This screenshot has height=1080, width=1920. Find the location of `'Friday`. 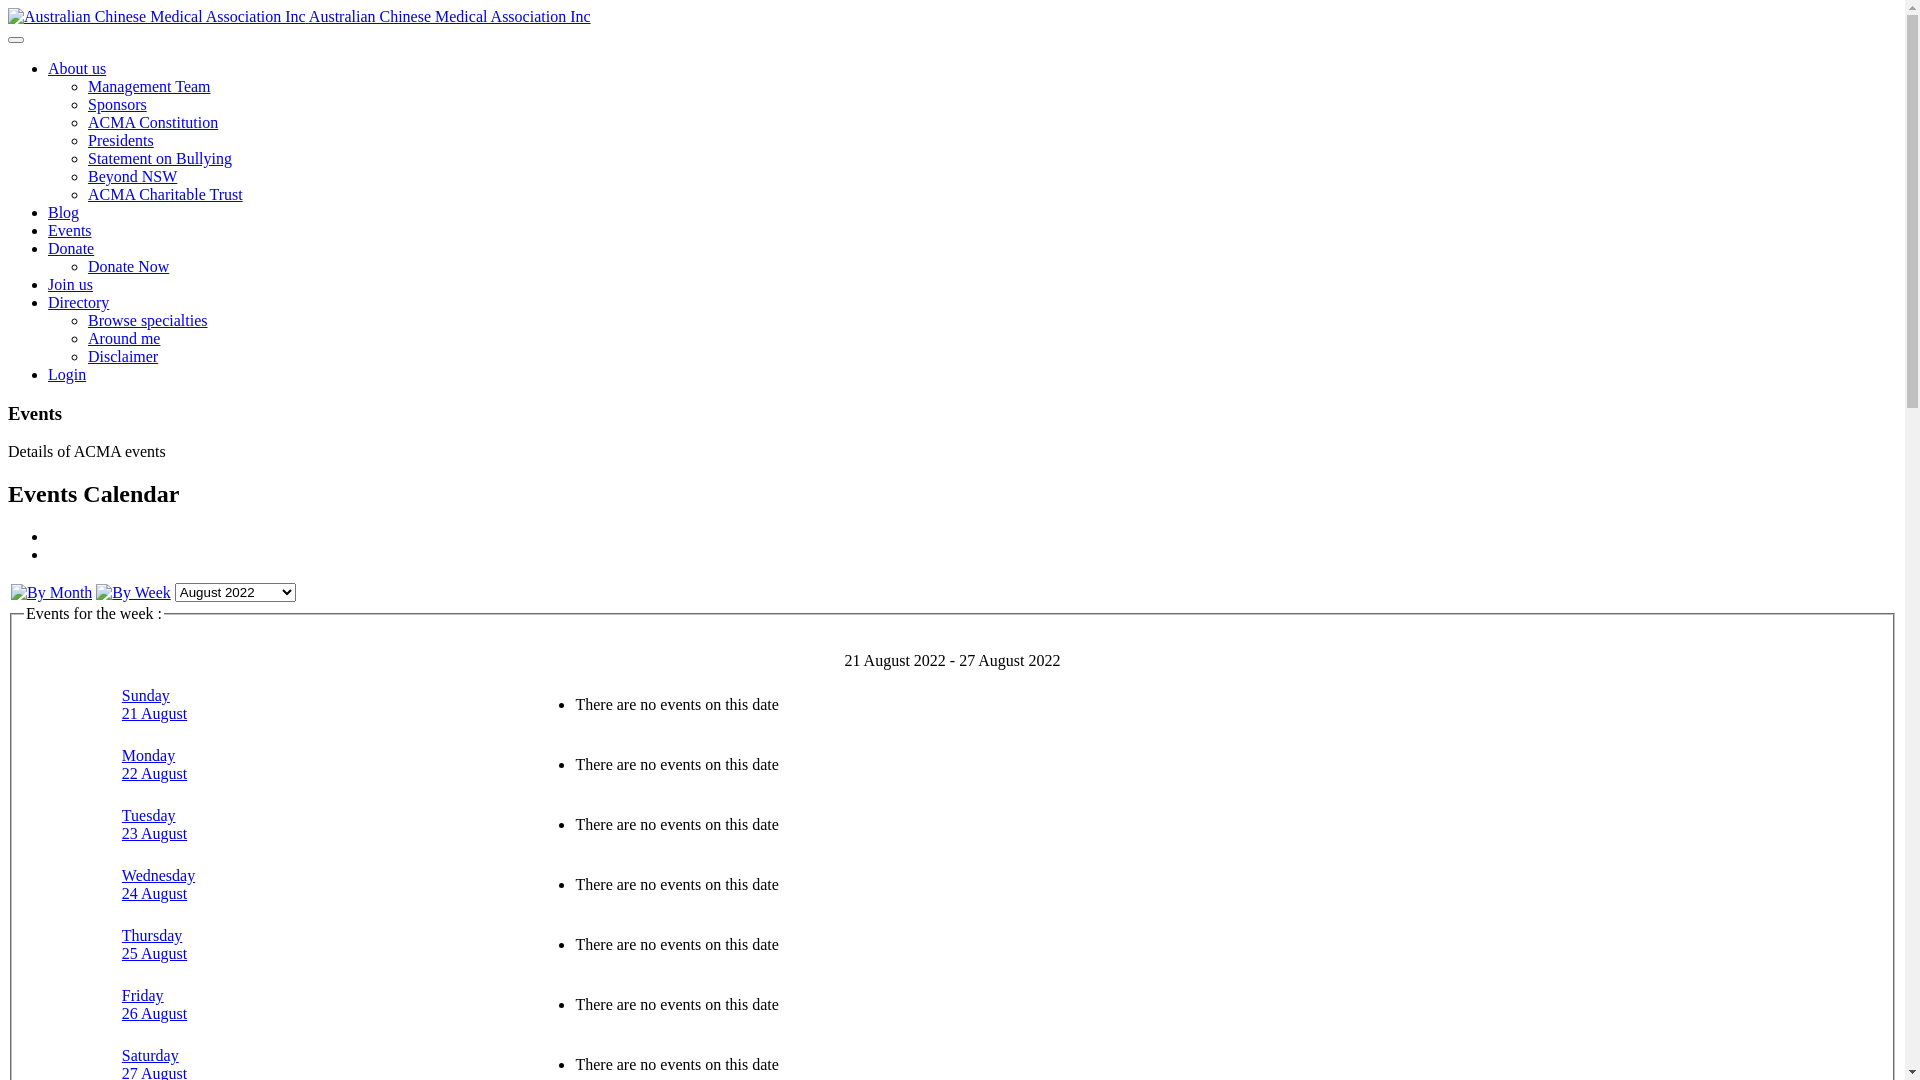

'Friday is located at coordinates (153, 1004).